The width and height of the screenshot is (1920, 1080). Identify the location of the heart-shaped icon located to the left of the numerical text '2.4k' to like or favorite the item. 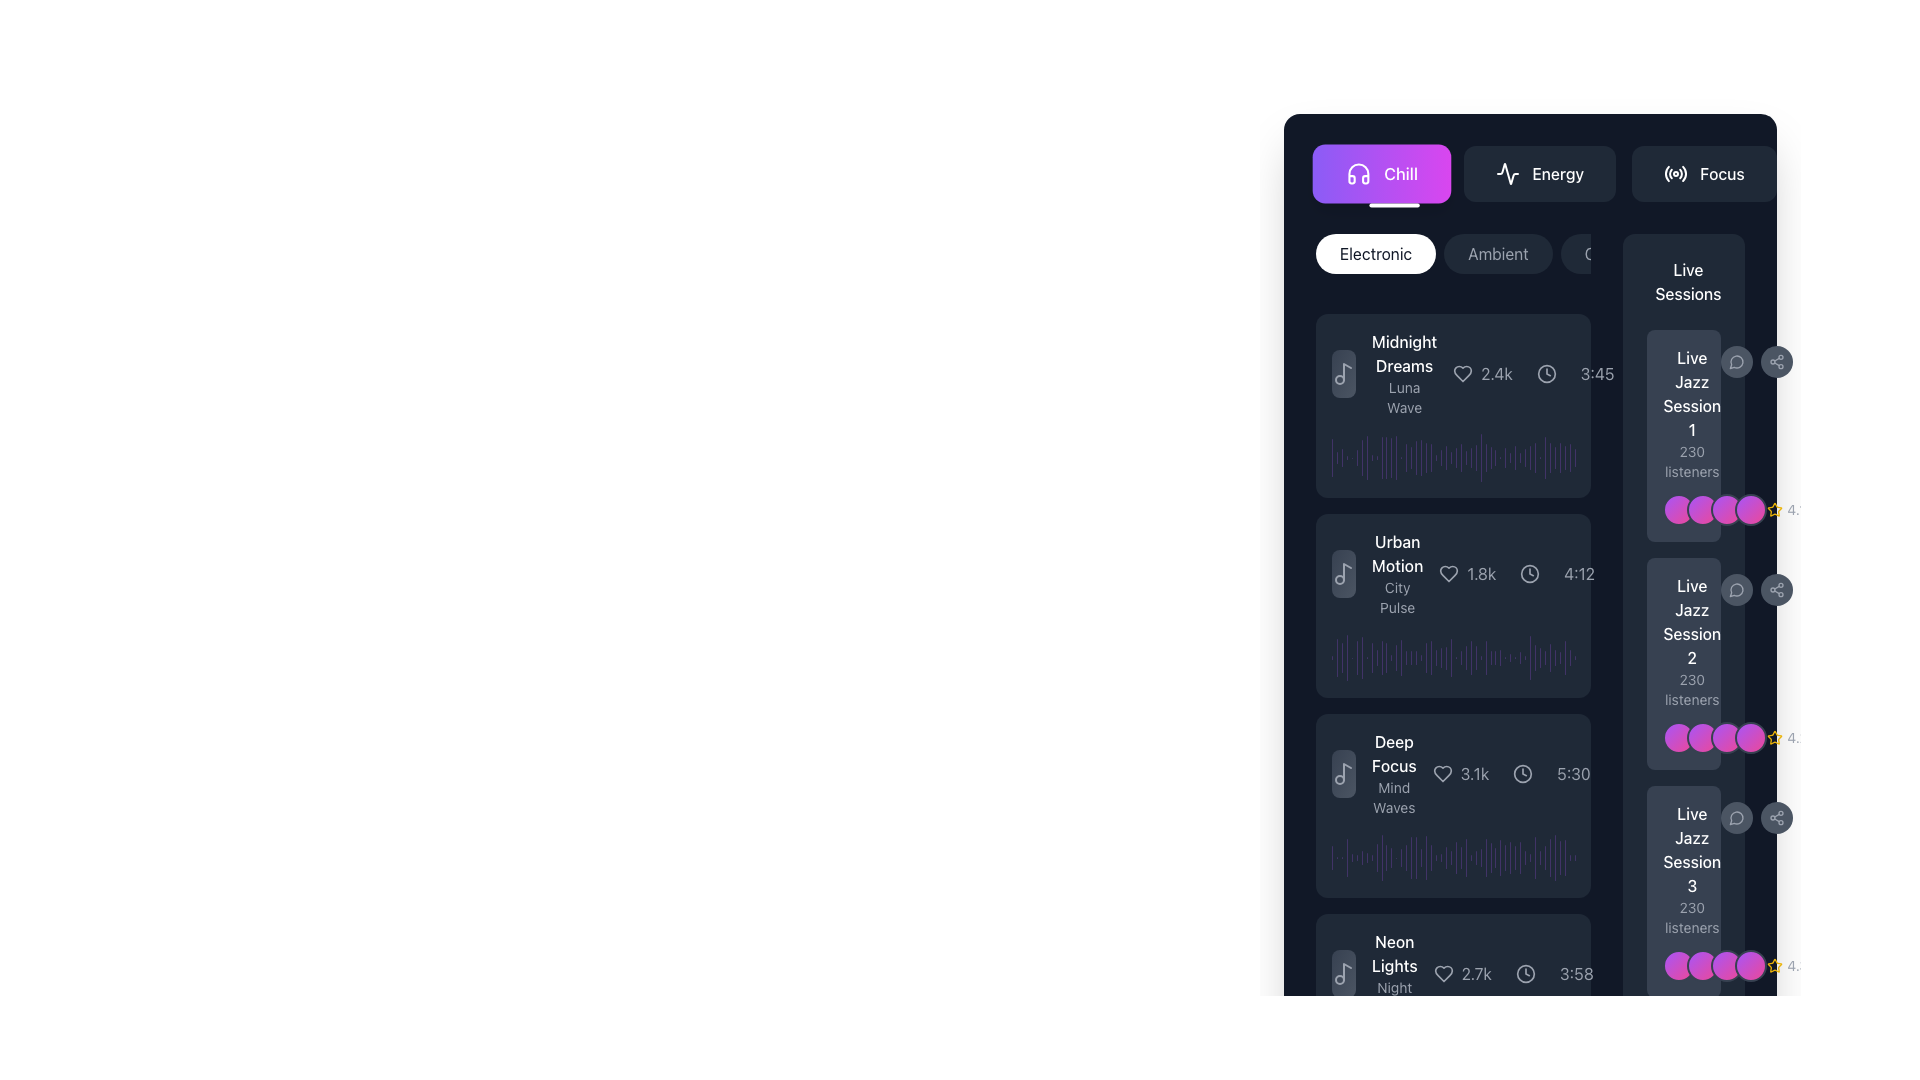
(1463, 374).